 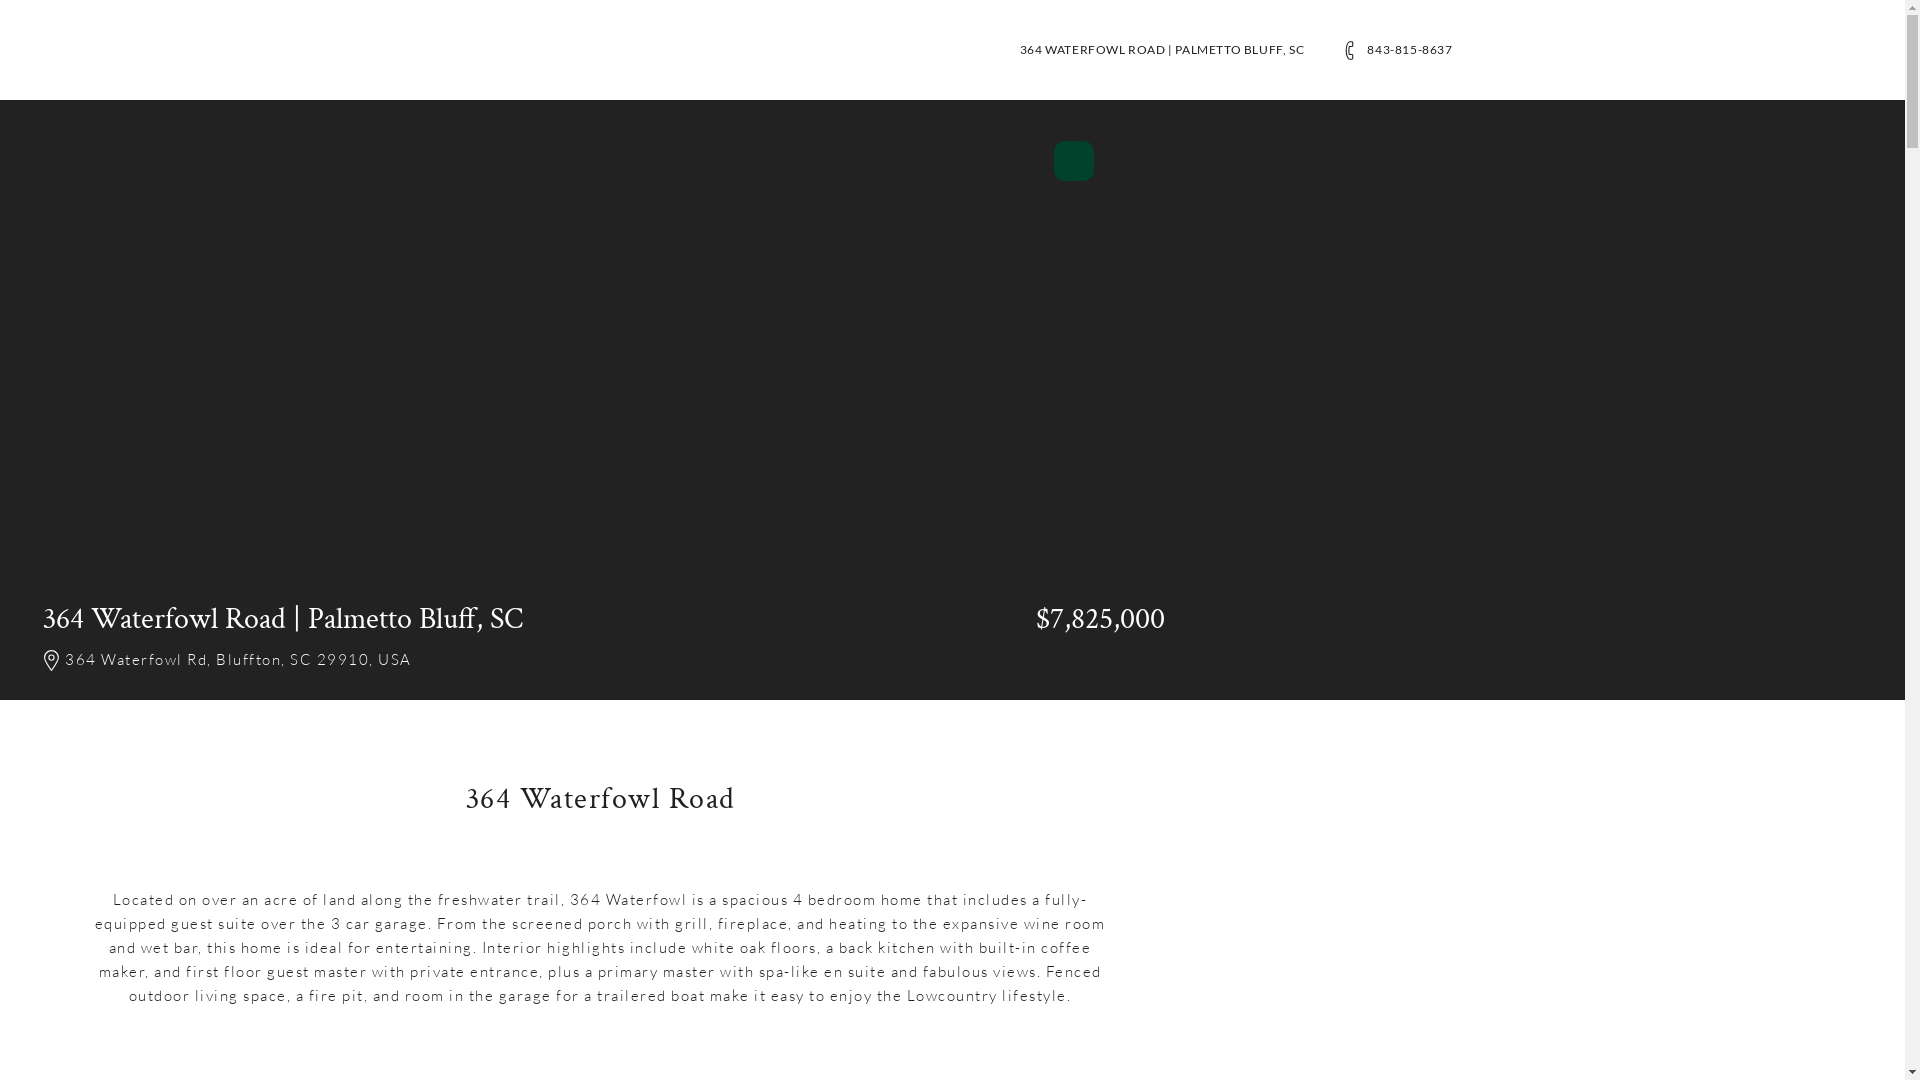 What do you see at coordinates (248, 661) in the screenshot?
I see `'364 Waterfowl Rd, Bluffton, SC 29910, USA'` at bounding box center [248, 661].